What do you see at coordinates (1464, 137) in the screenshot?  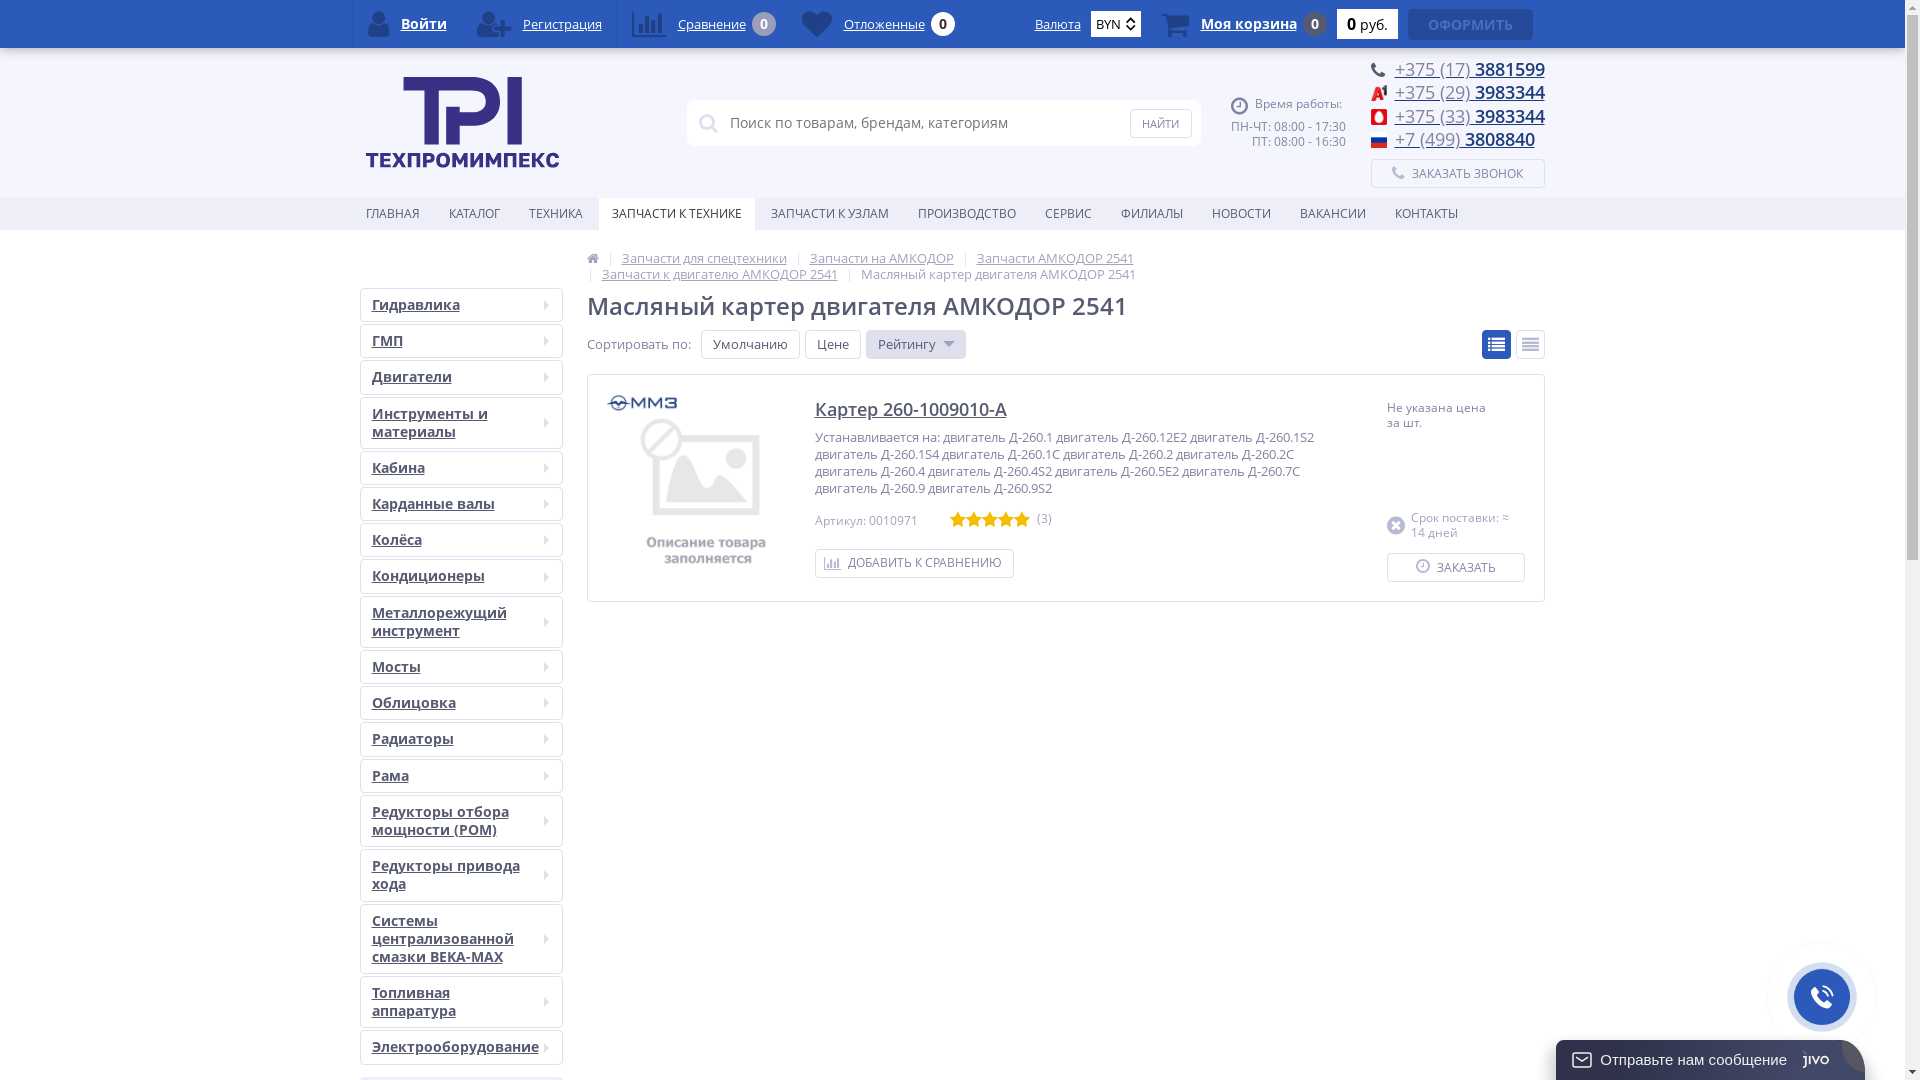 I see `'+7 (499) 3808840'` at bounding box center [1464, 137].